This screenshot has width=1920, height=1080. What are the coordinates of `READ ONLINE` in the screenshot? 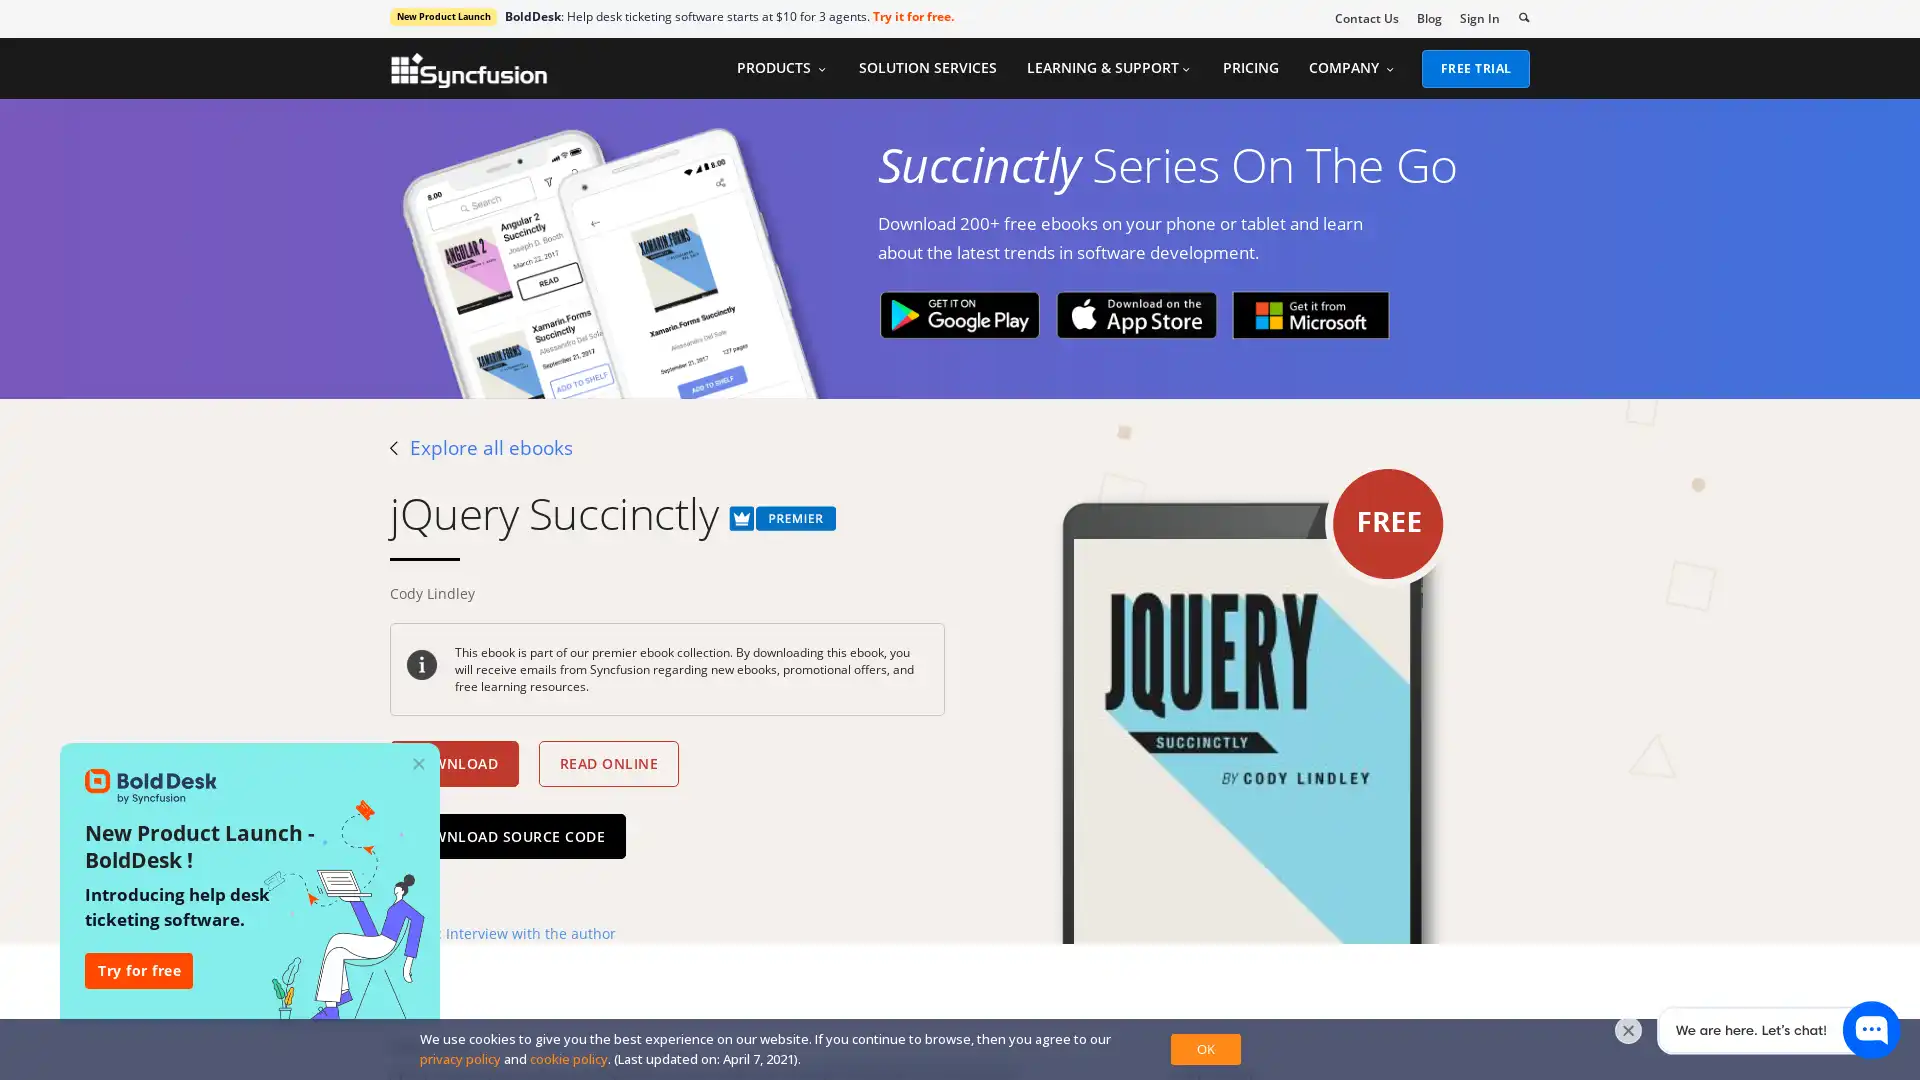 It's located at (607, 763).